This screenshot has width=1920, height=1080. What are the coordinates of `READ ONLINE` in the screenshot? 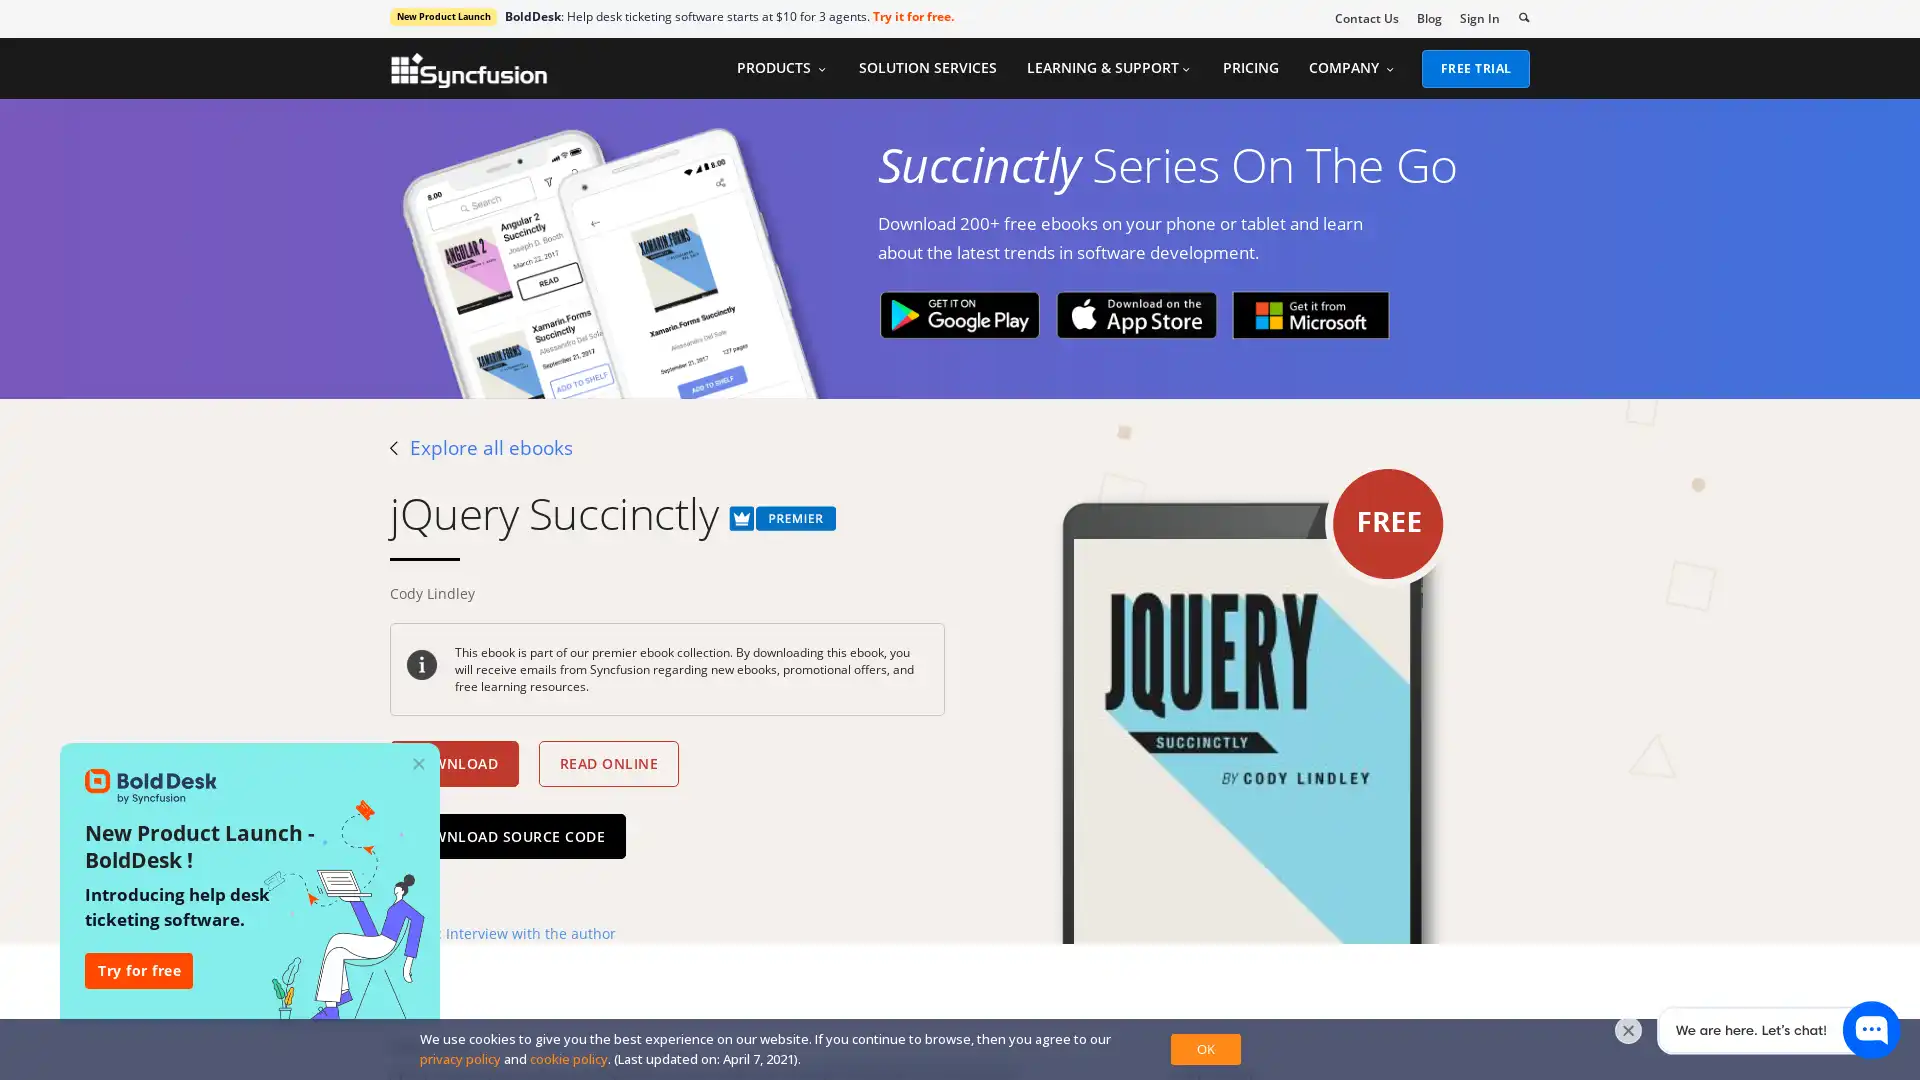 It's located at (607, 763).